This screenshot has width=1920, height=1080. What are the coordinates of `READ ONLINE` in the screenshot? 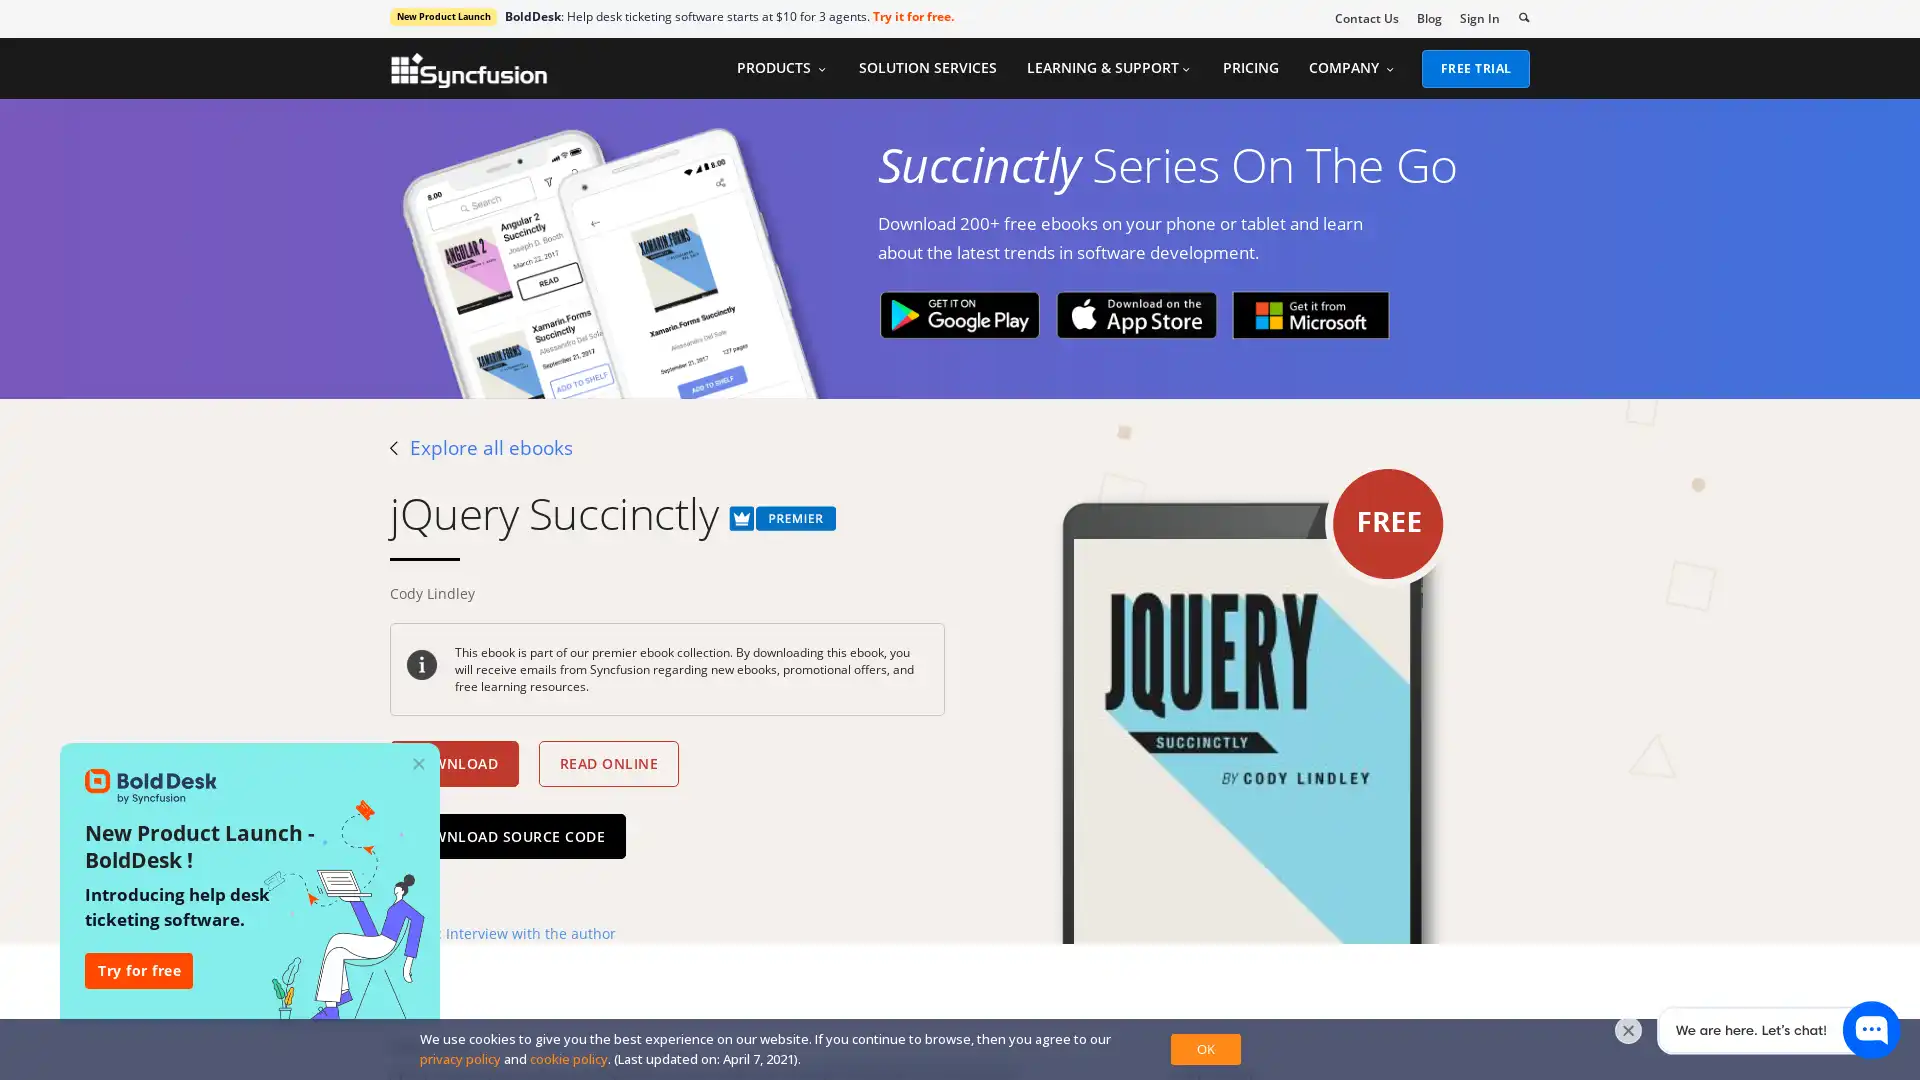 It's located at (607, 763).